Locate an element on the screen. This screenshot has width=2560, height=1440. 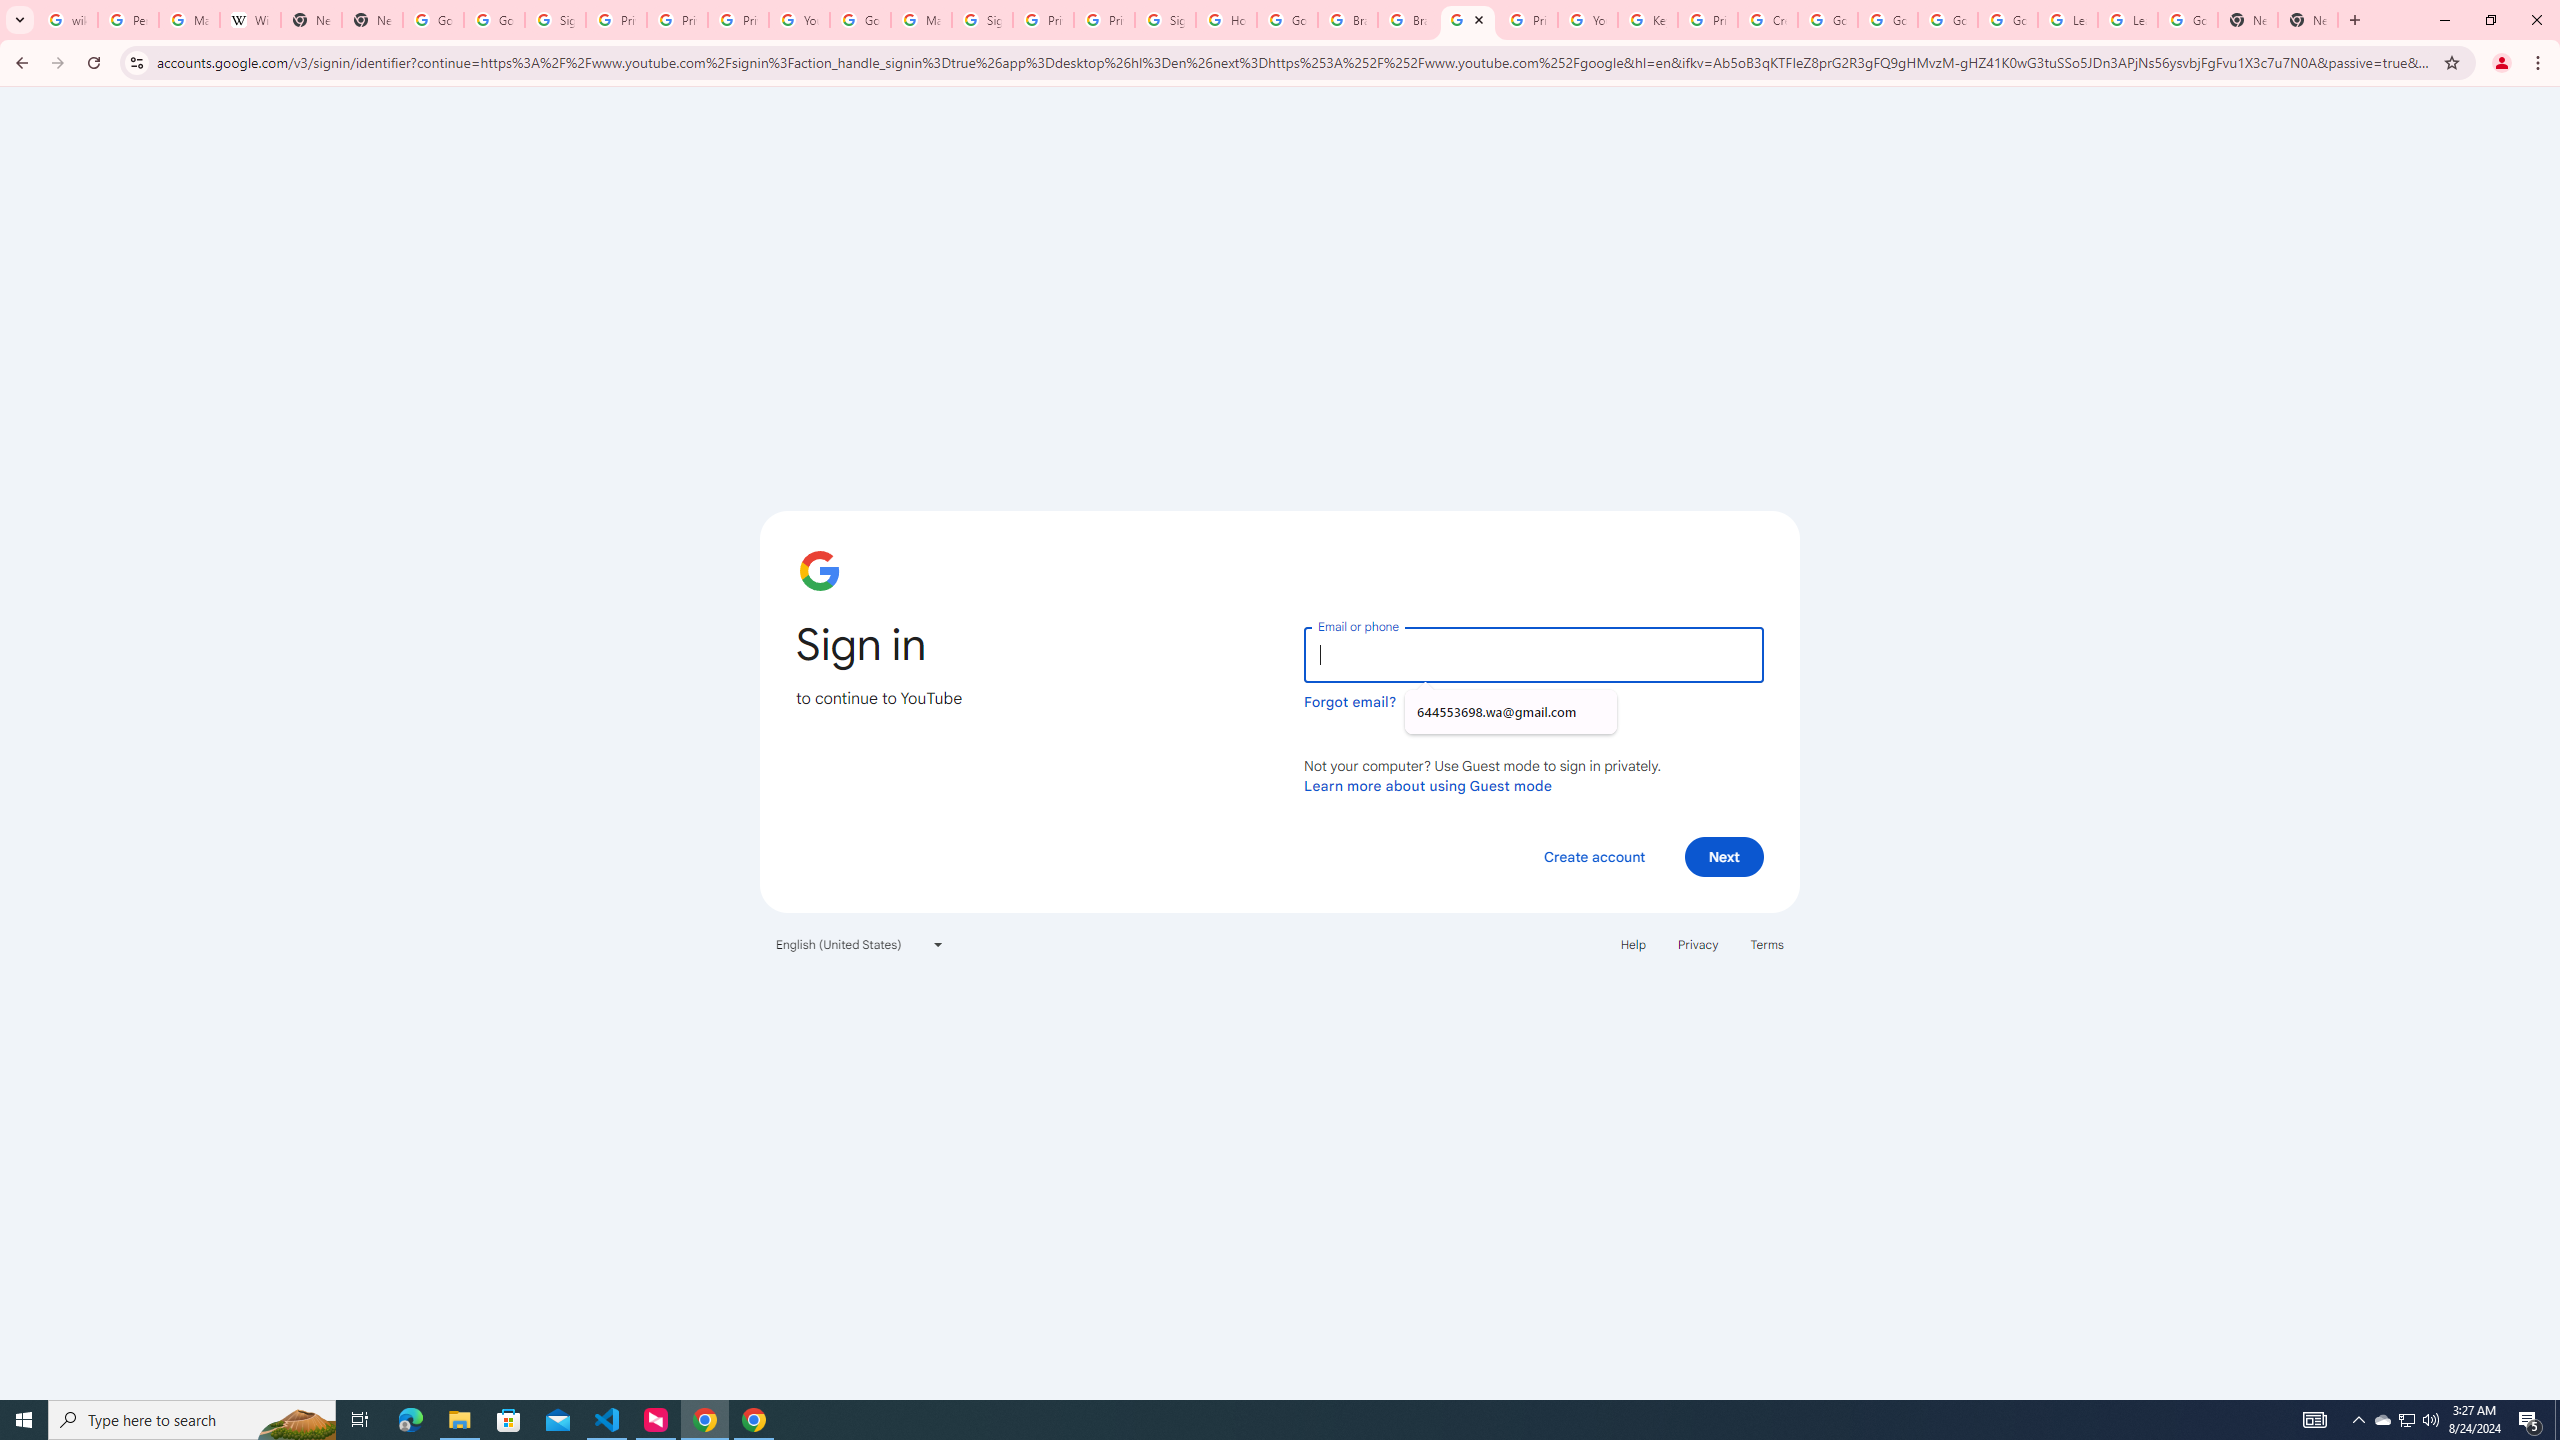
'New Tab' is located at coordinates (2246, 19).